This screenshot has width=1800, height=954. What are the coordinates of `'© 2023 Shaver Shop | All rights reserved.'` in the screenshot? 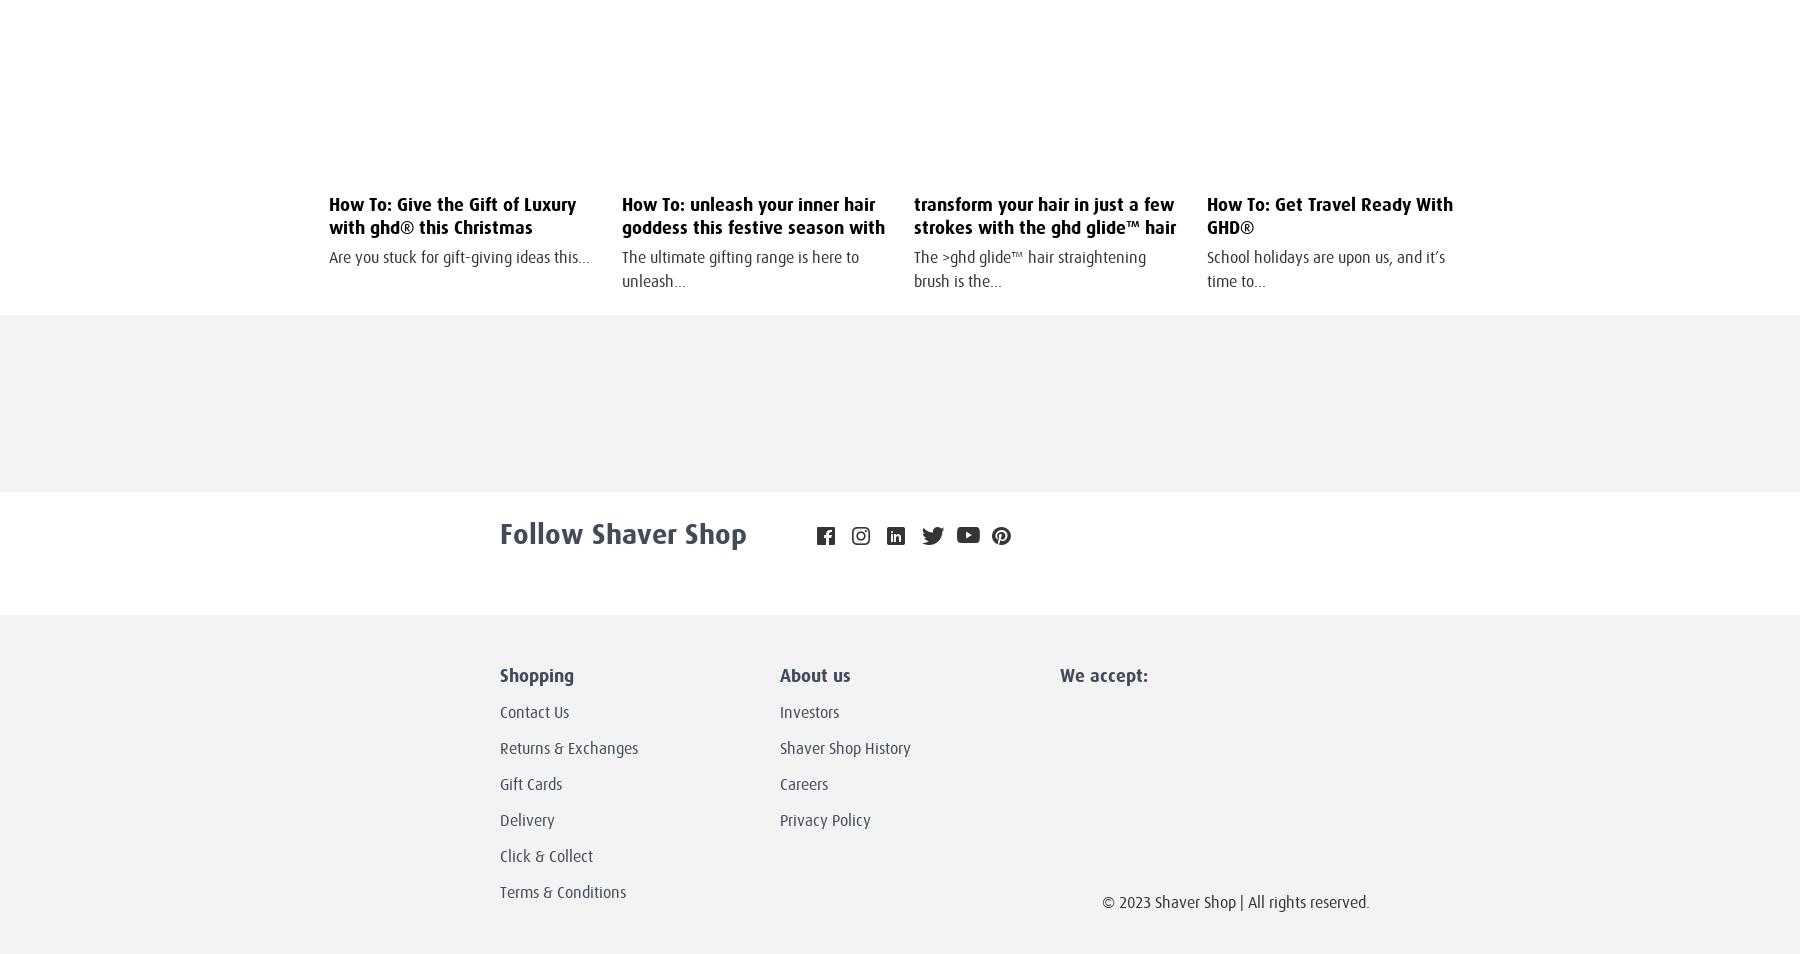 It's located at (1233, 902).